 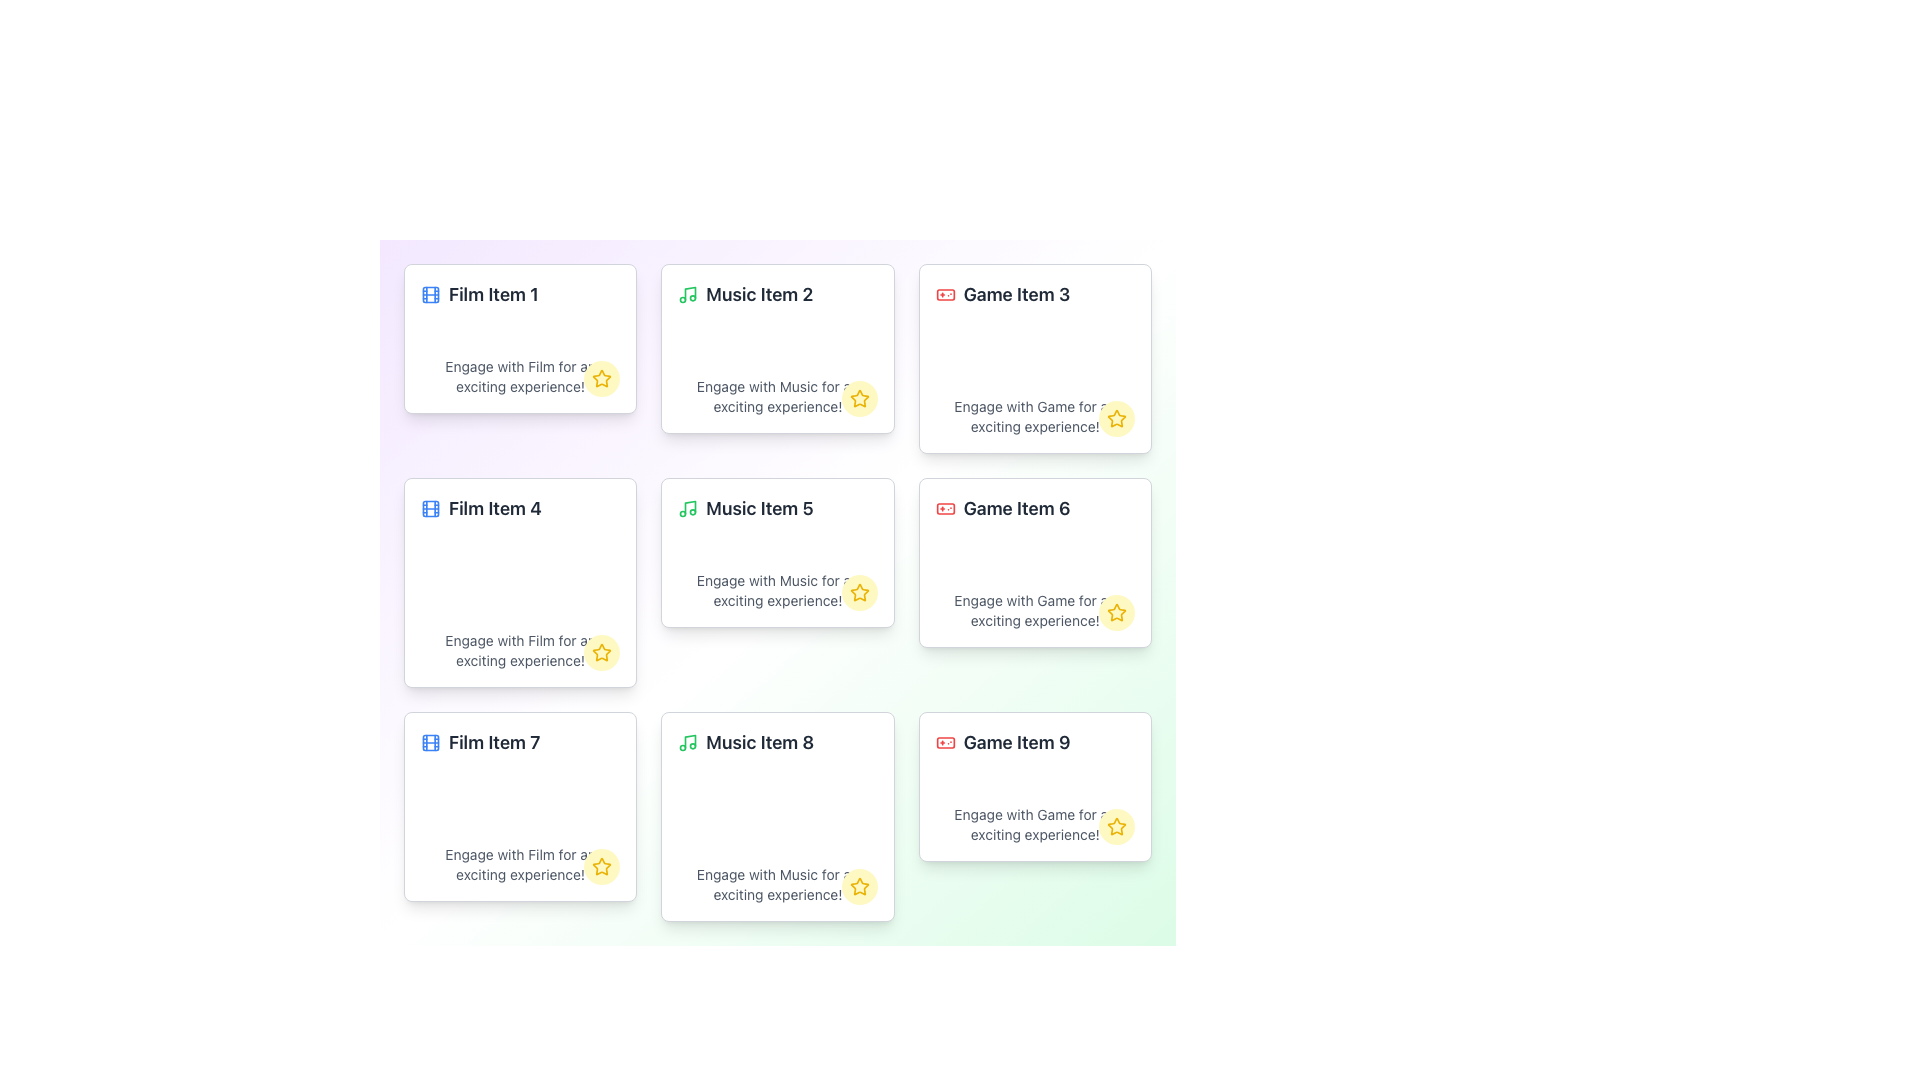 I want to click on the star icon located in the bottom-right corner of the card titled 'Film Item 7' to mark or rate the associated content, so click(x=600, y=866).